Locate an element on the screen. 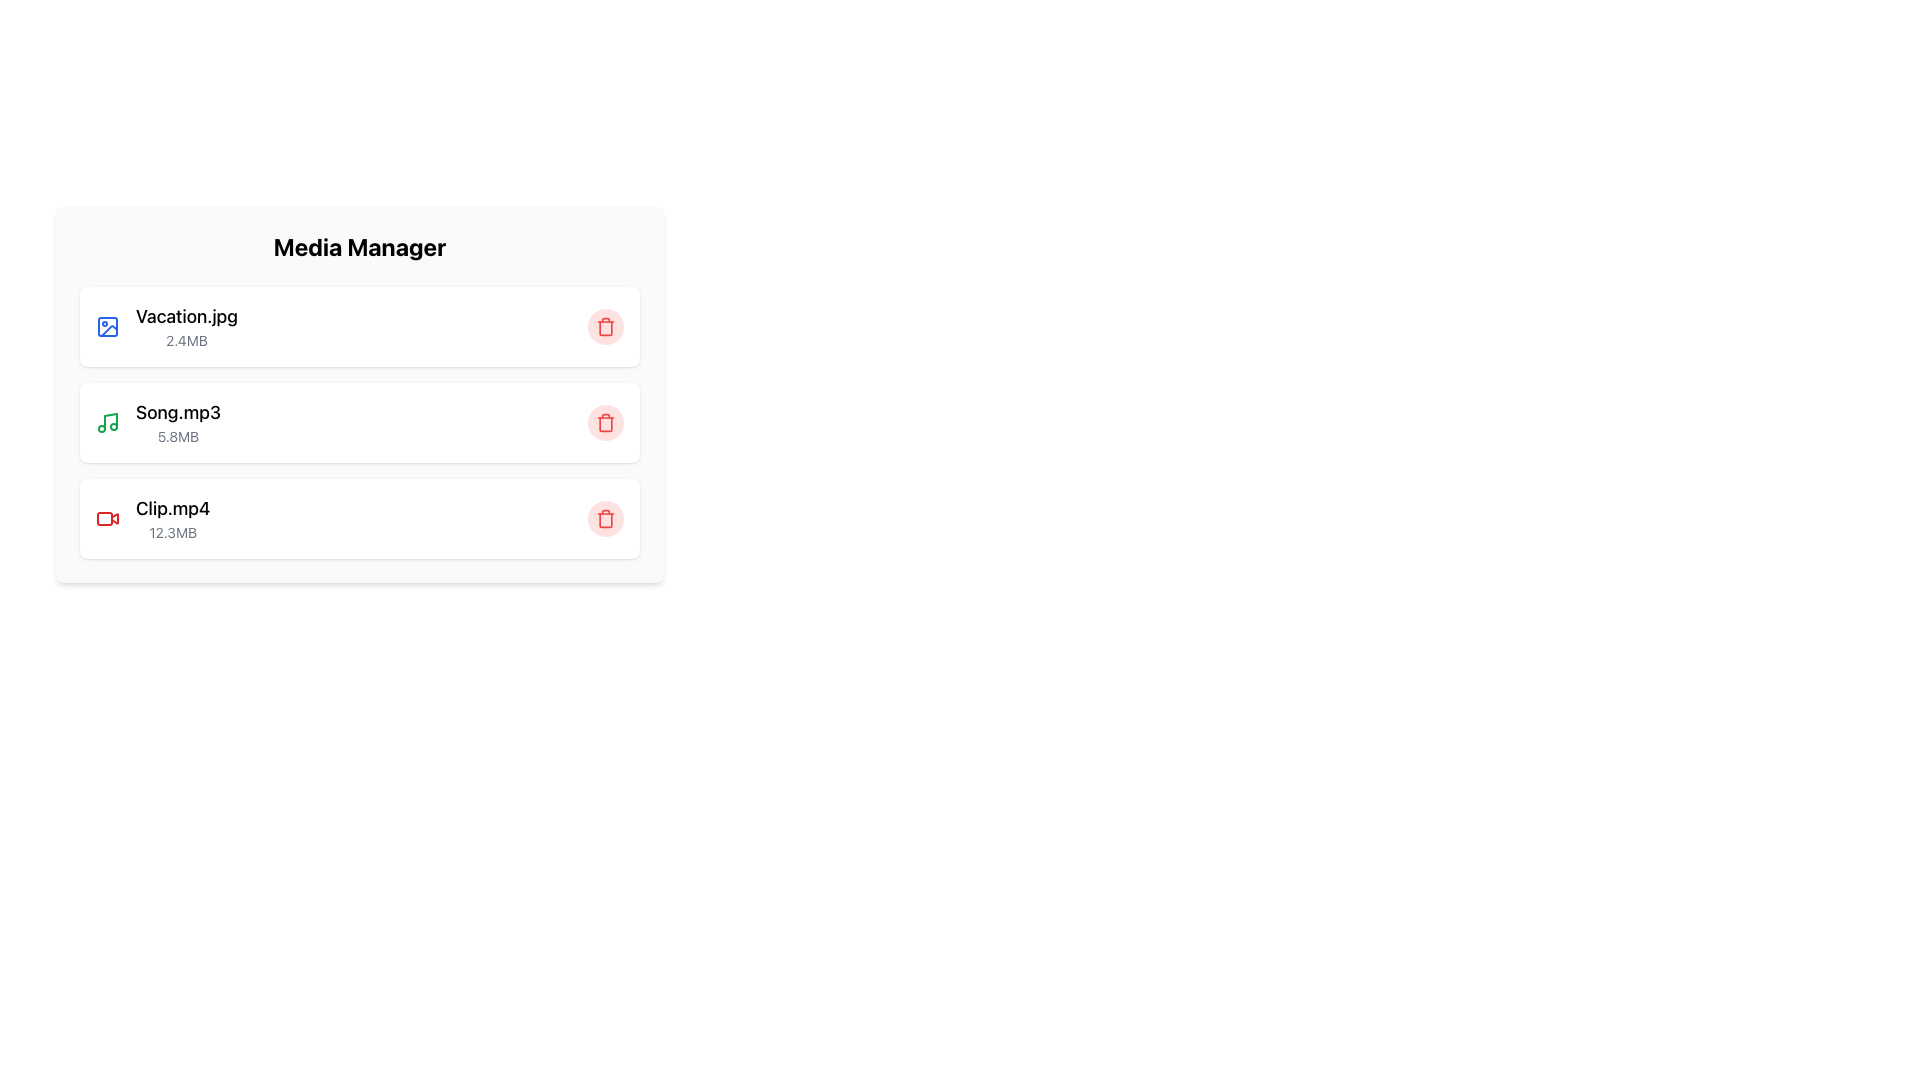  the vertical stem of the musical note icon for 'Song.mp3' in the Media Manager interface, which is styled in black and part of a green-colored note symbol is located at coordinates (109, 420).